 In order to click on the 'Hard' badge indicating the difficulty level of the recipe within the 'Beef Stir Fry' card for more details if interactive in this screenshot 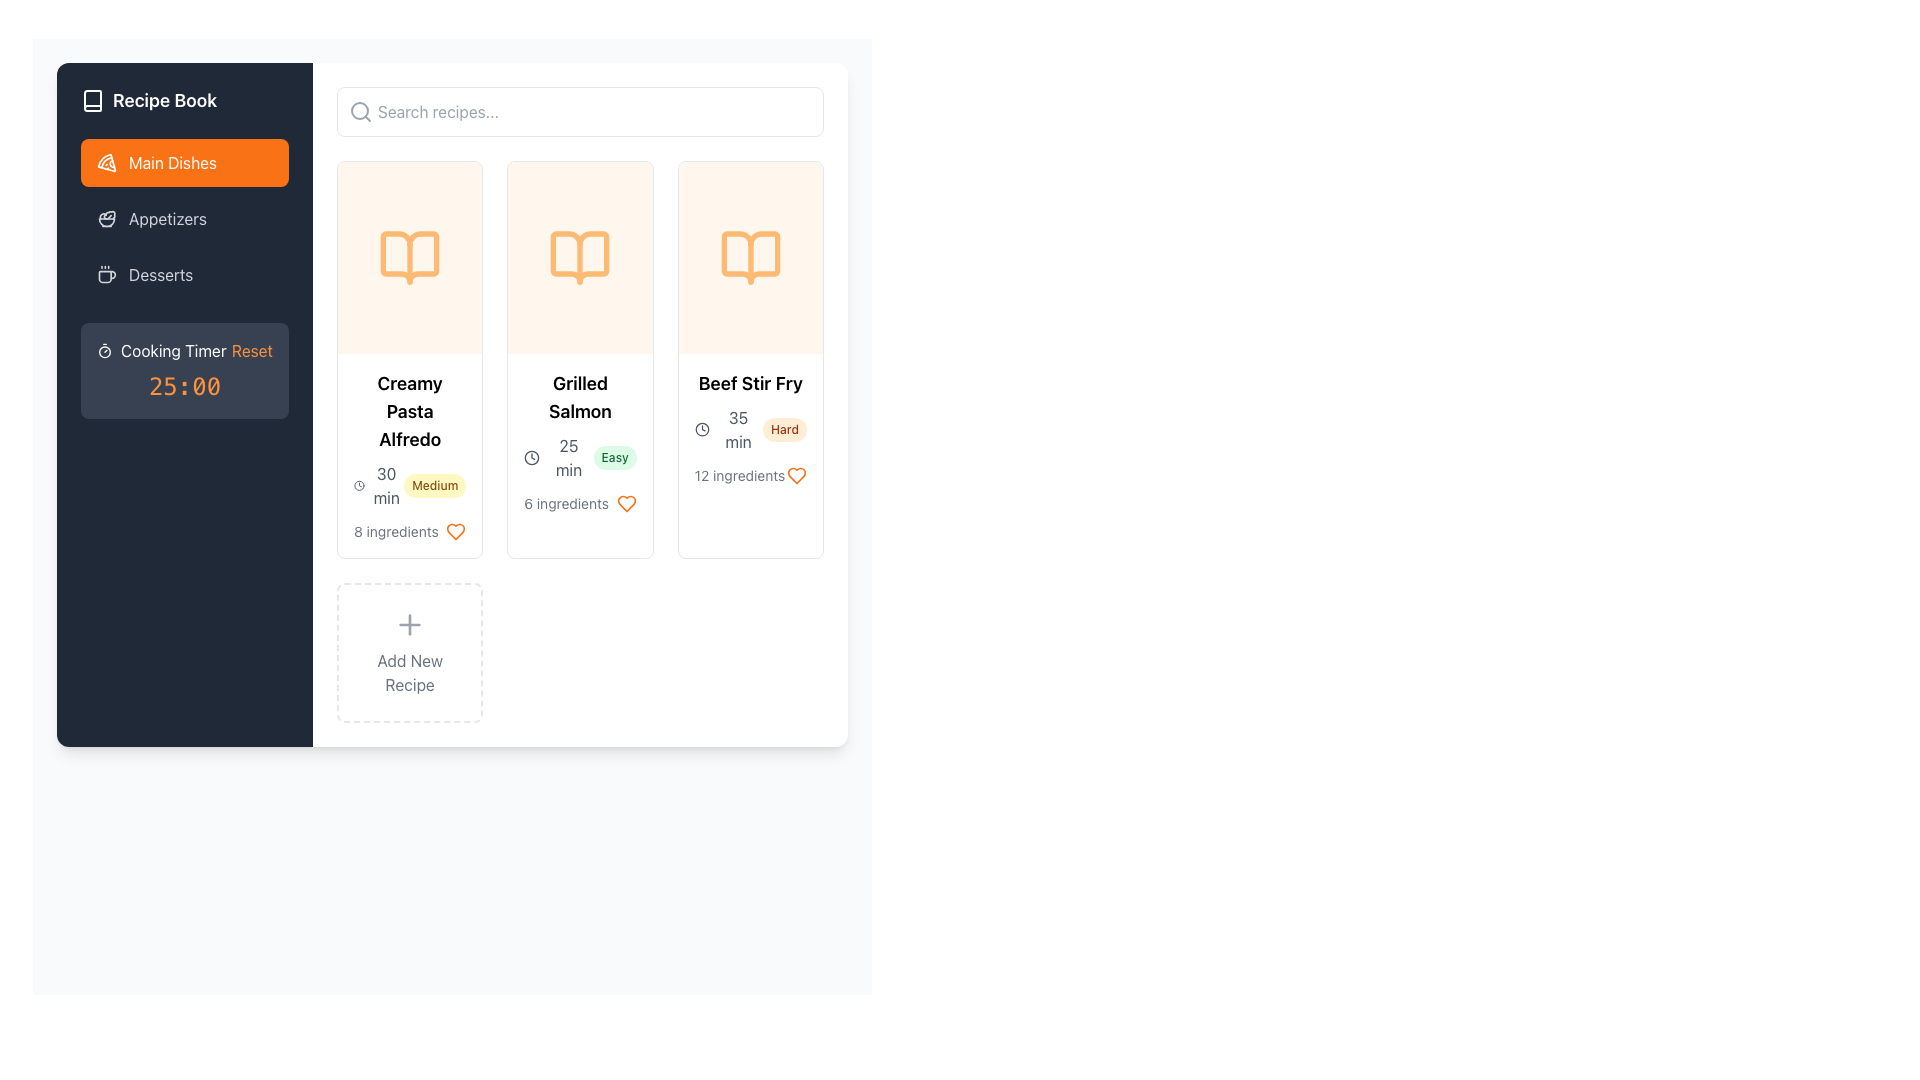, I will do `click(783, 428)`.